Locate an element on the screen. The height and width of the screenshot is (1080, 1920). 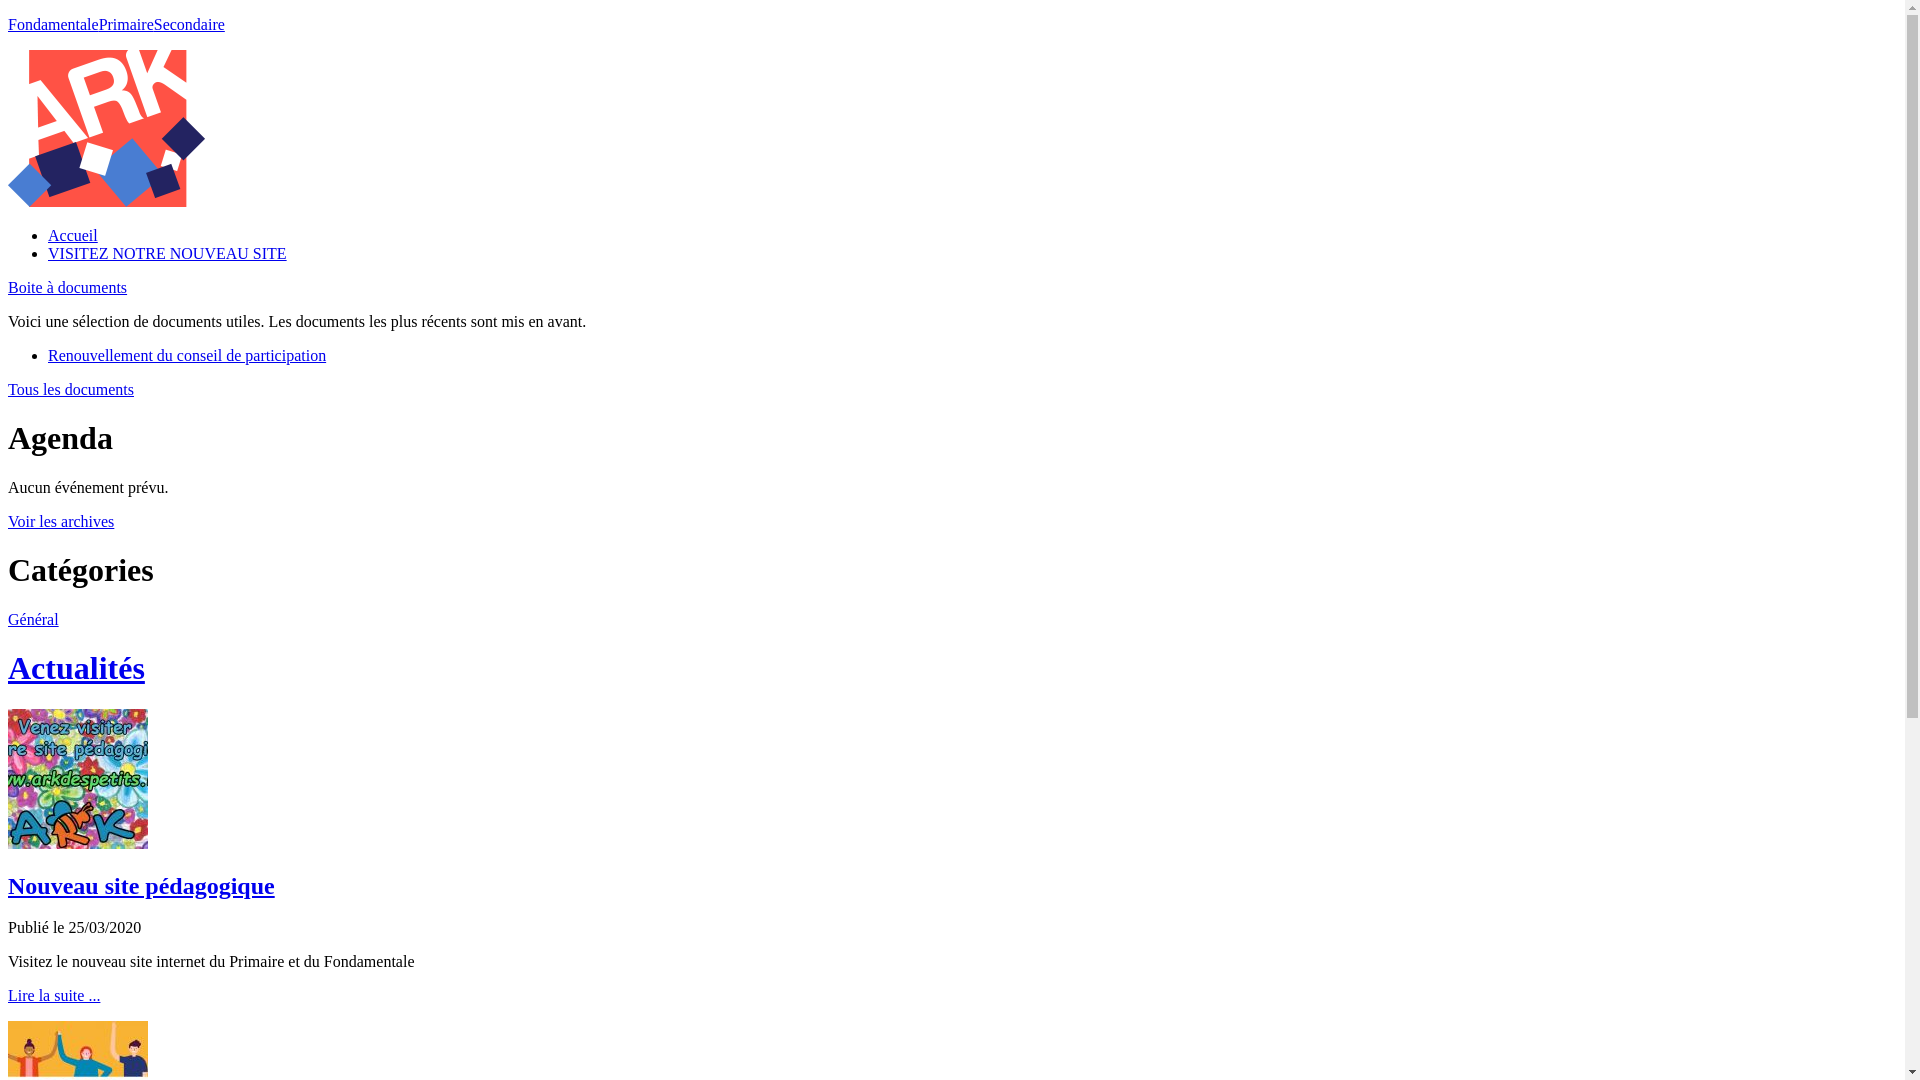
'VISITEZ NOTRE NOUVEAU SITE' is located at coordinates (48, 252).